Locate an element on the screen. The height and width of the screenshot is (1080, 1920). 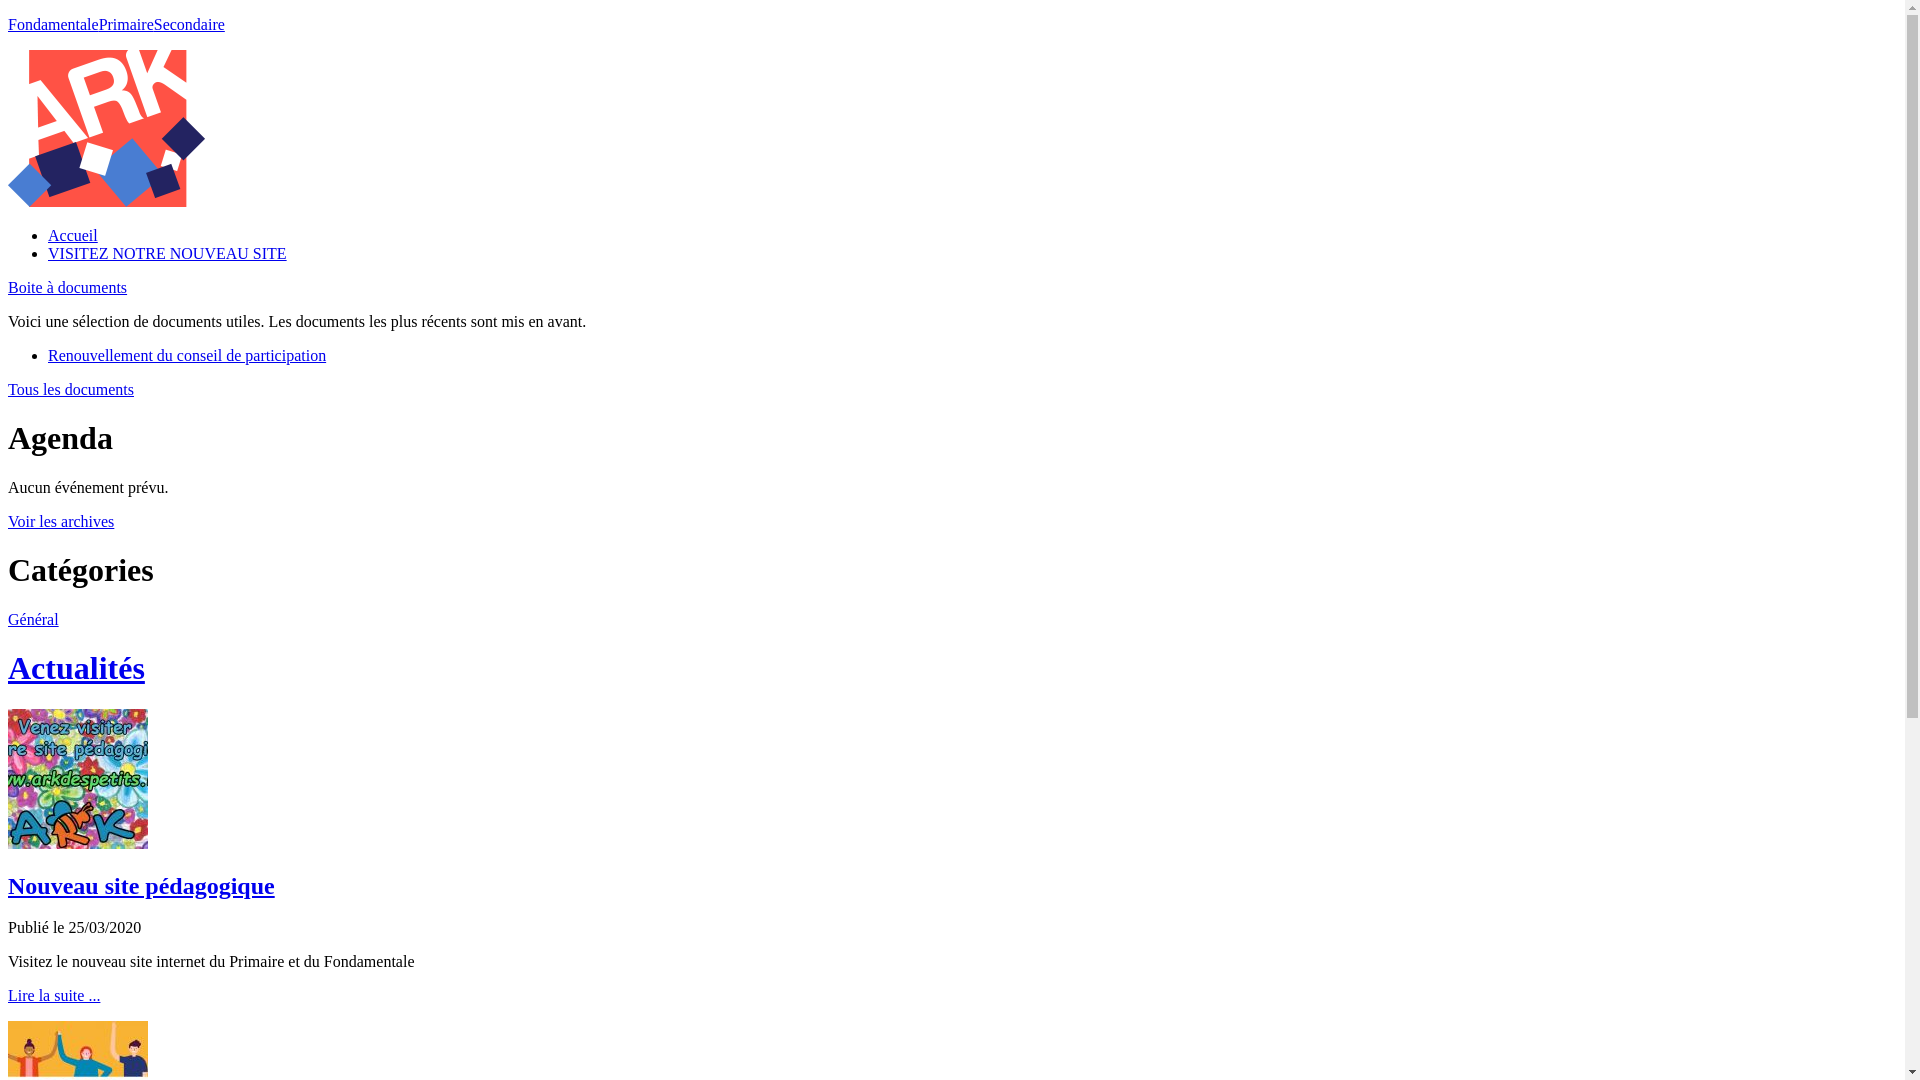
'VISITEZ NOTRE NOUVEAU SITE' is located at coordinates (48, 252).